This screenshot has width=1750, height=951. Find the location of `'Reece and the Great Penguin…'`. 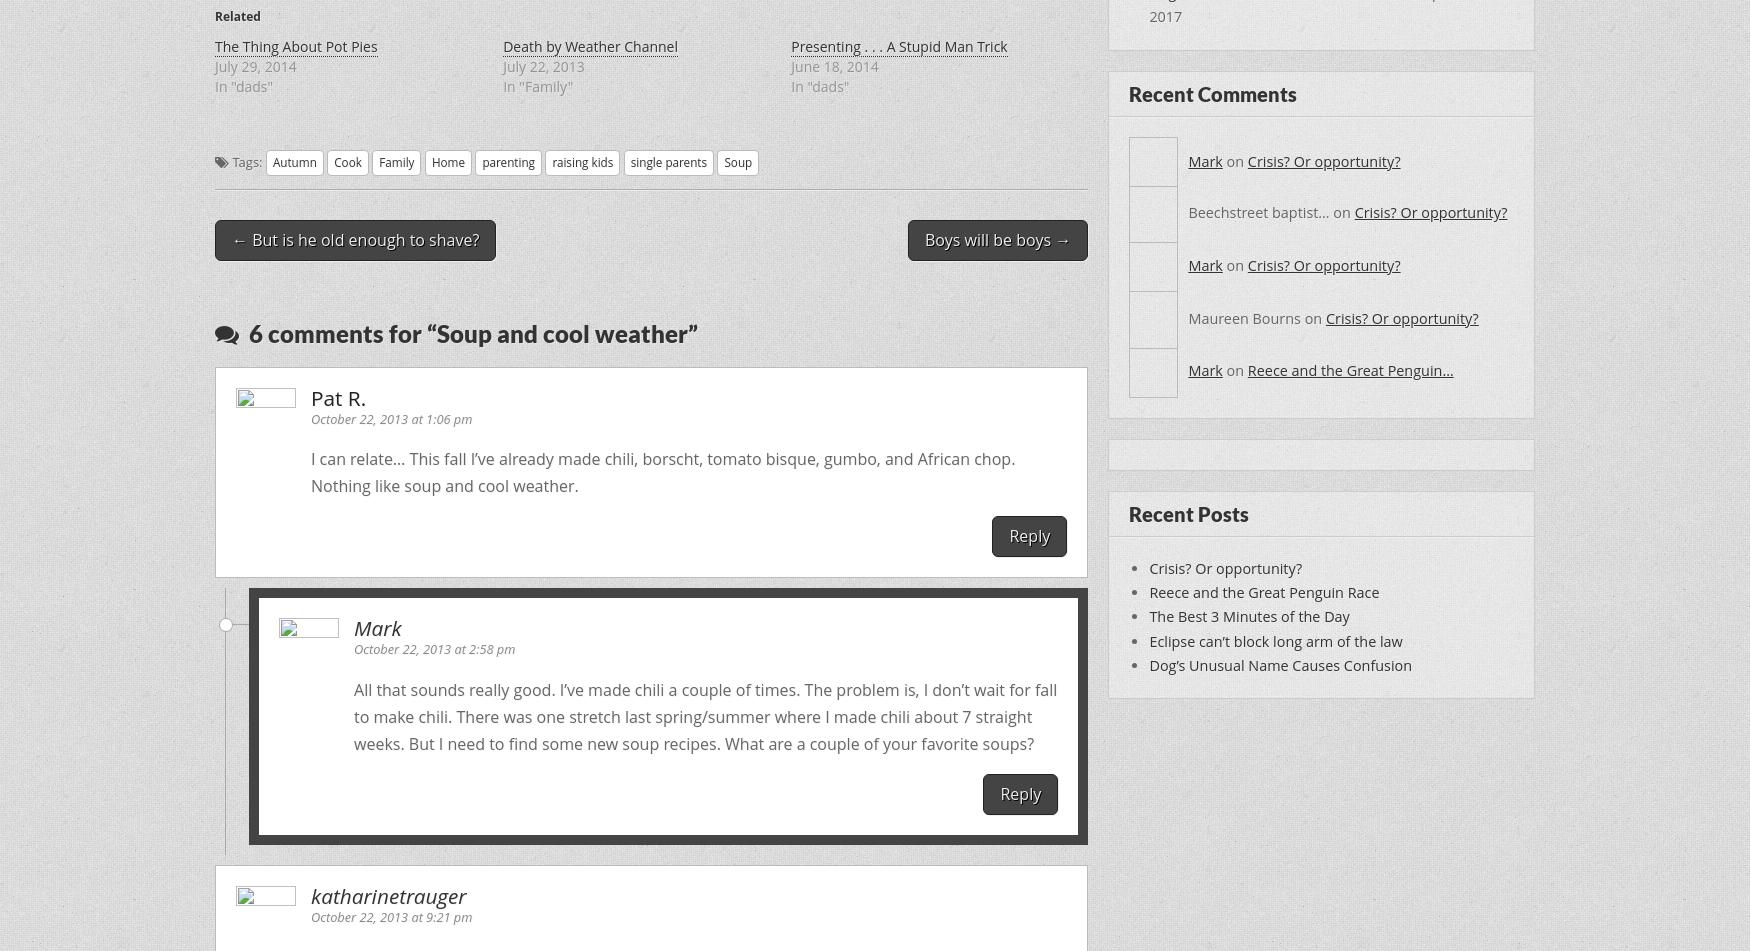

'Reece and the Great Penguin…' is located at coordinates (1349, 370).